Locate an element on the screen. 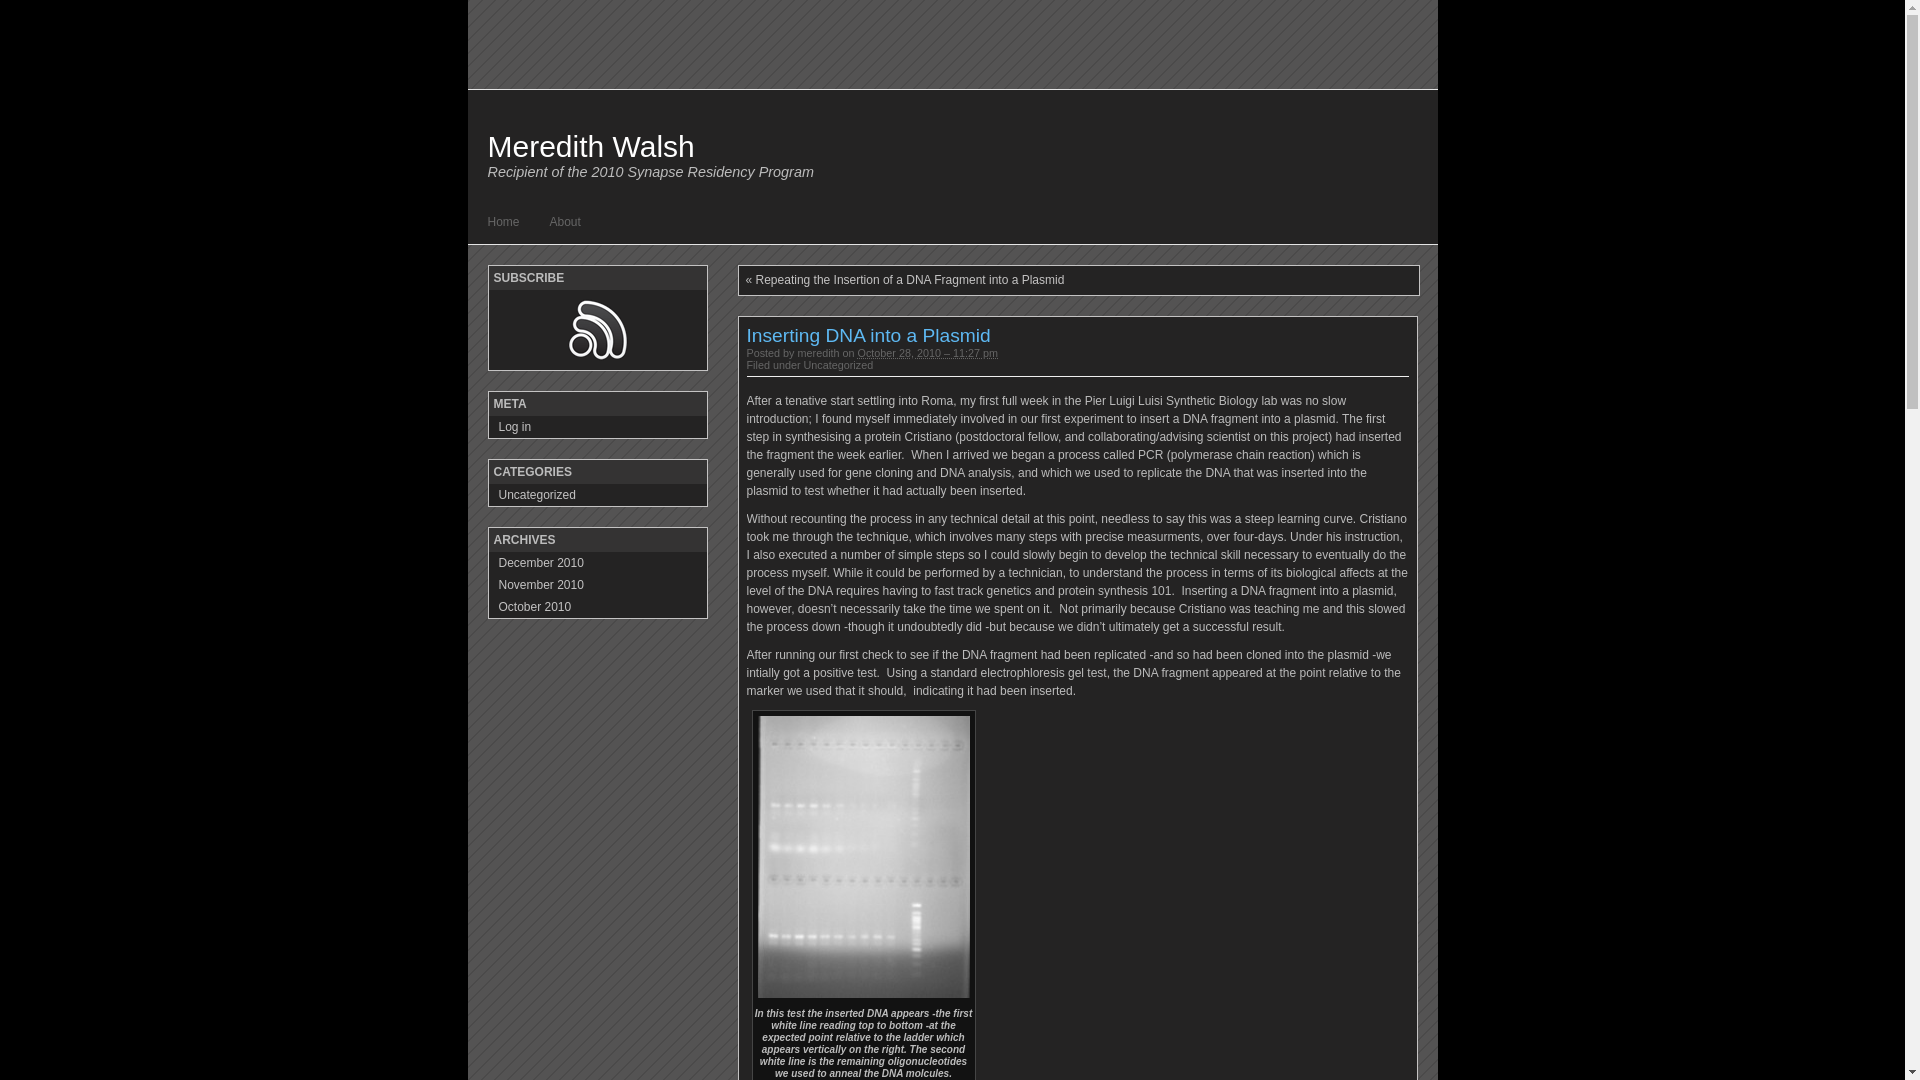 The image size is (1920, 1080). 'About' is located at coordinates (564, 222).